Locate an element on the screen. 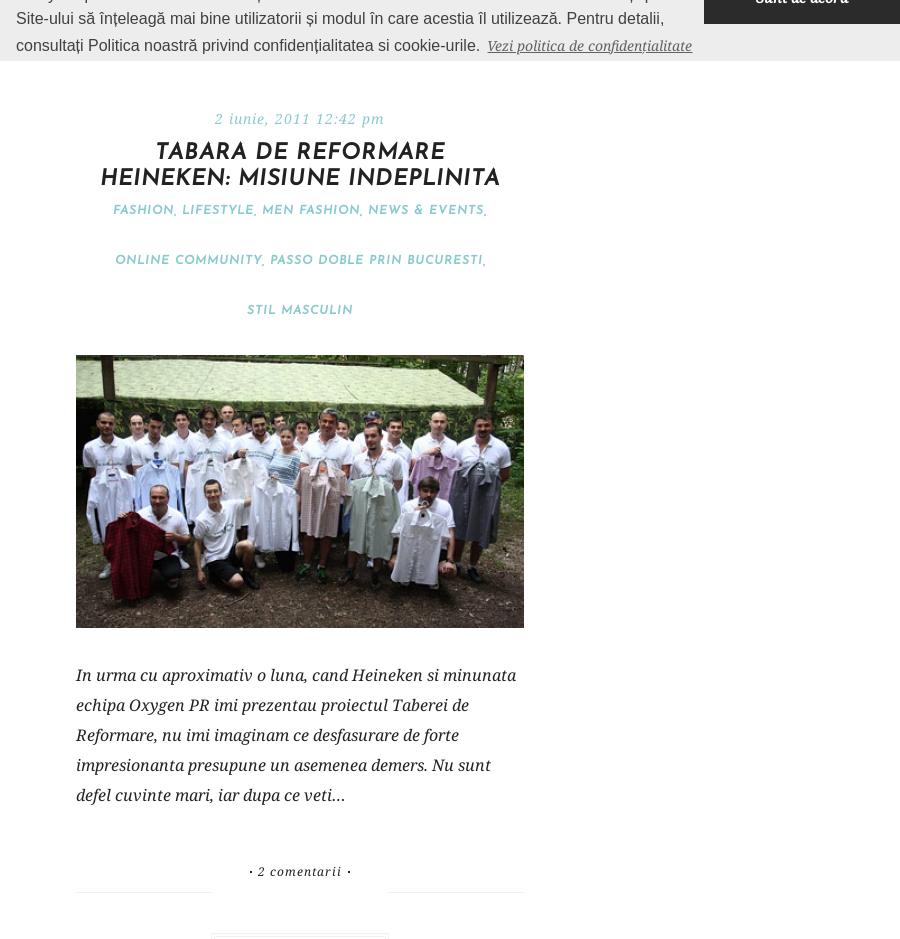 Image resolution: width=900 pixels, height=939 pixels. 'stil masculin' is located at coordinates (298, 310).